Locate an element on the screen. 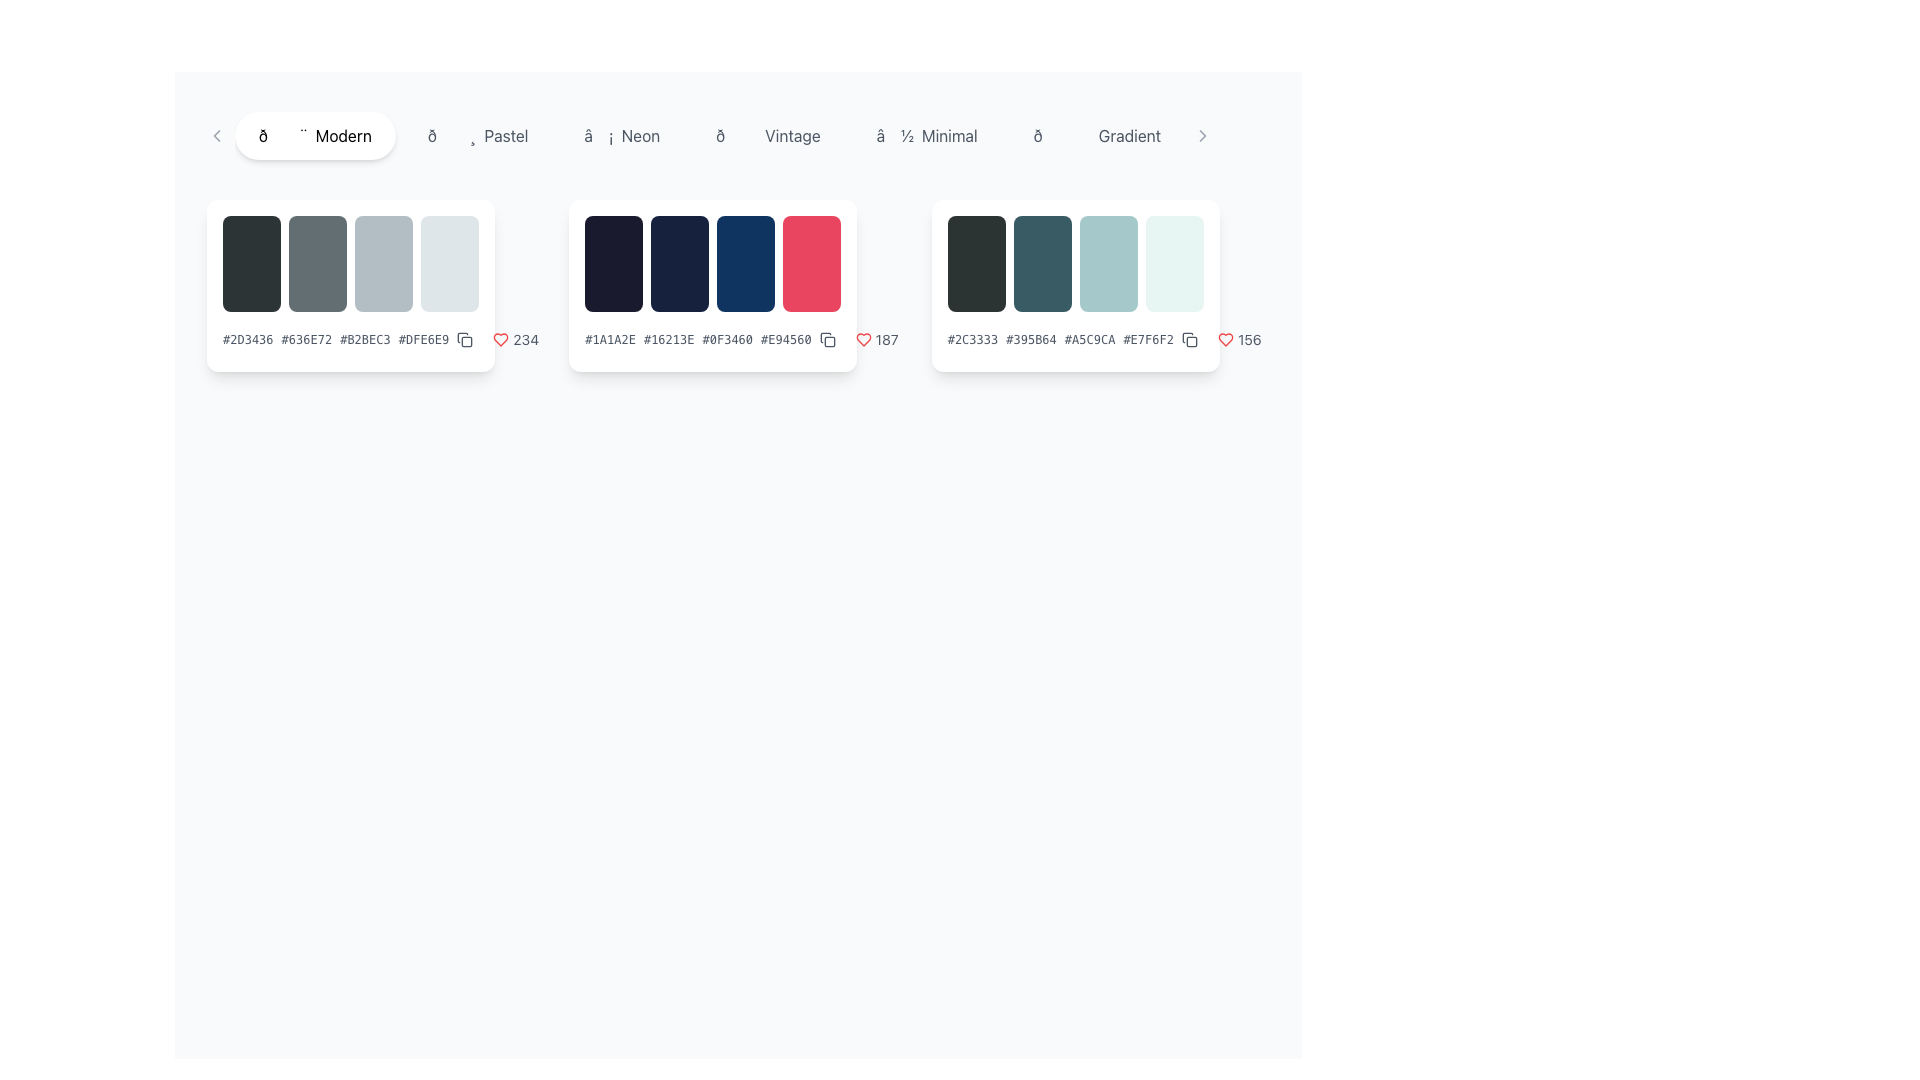  the text label displaying the hexadecimal color code '#2D3436' to focus on it is located at coordinates (247, 338).